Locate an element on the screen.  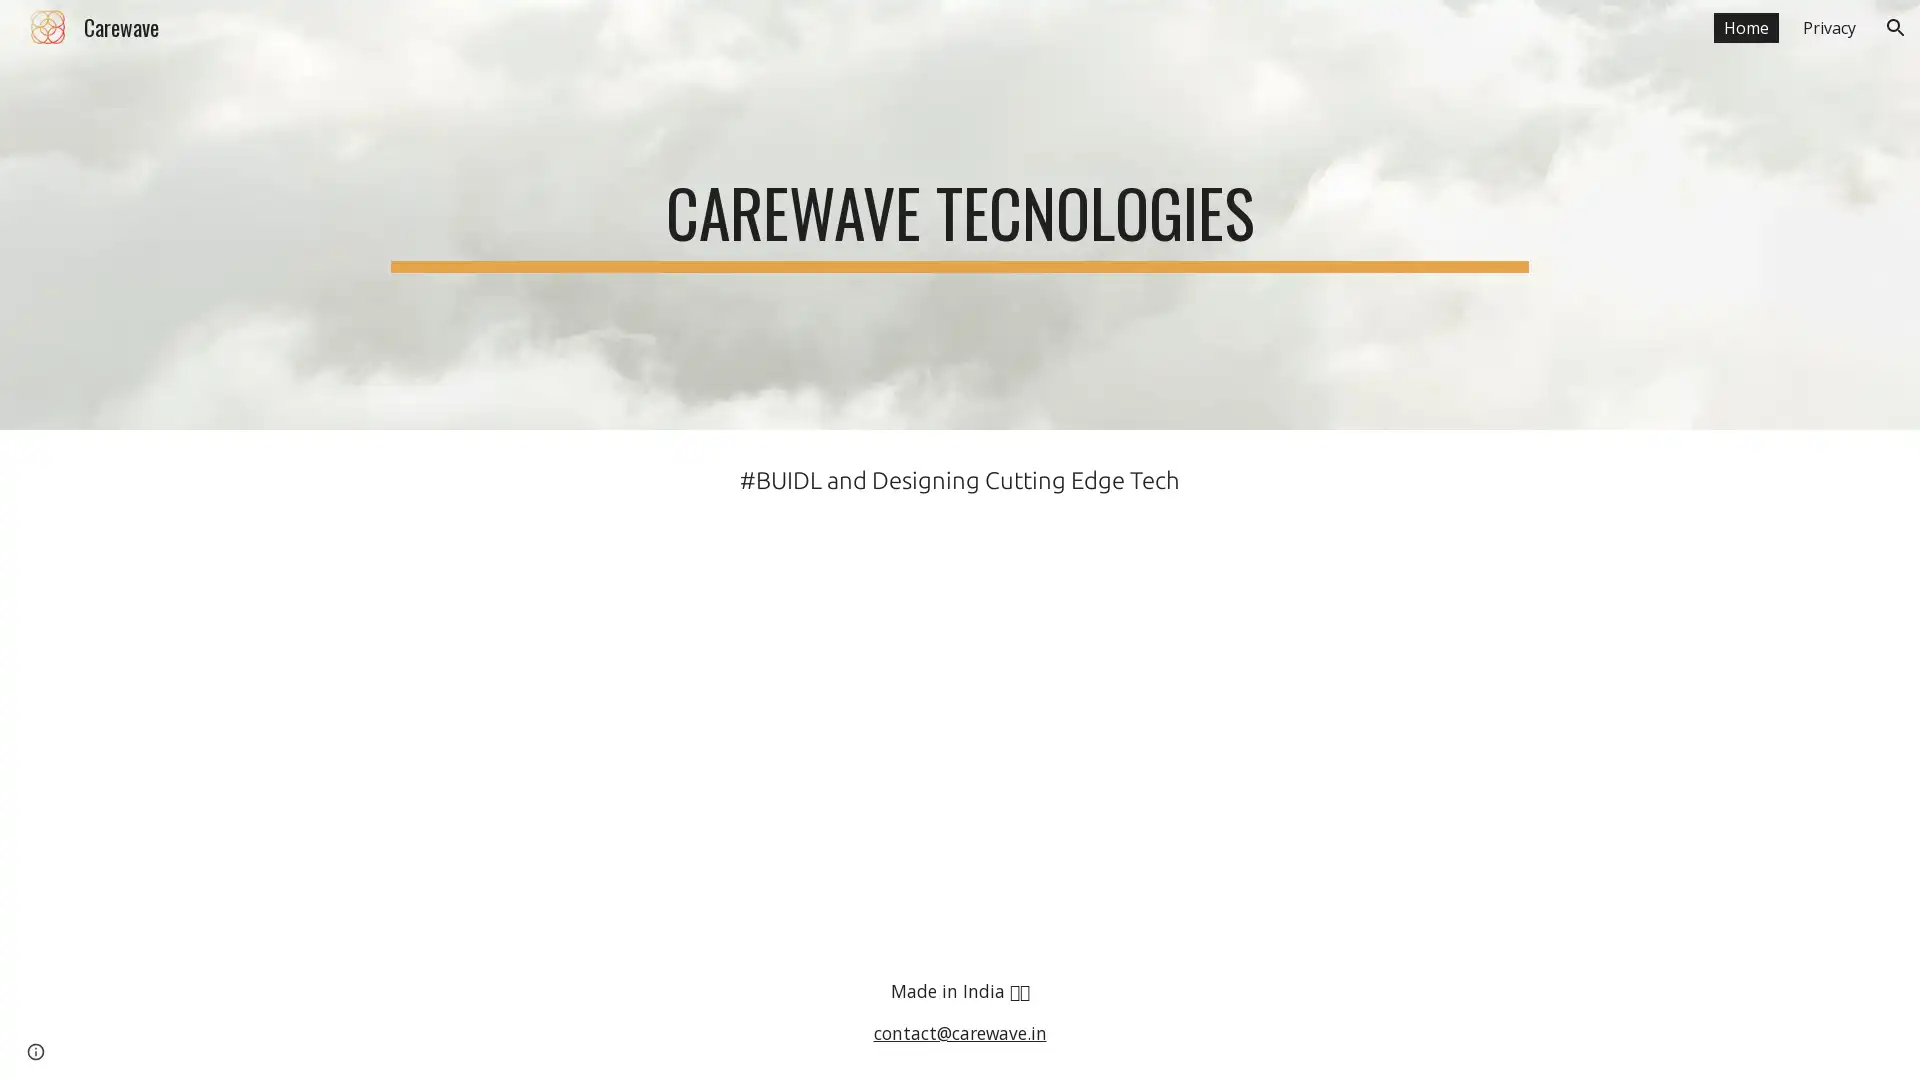
Skip to navigation is located at coordinates (1139, 37).